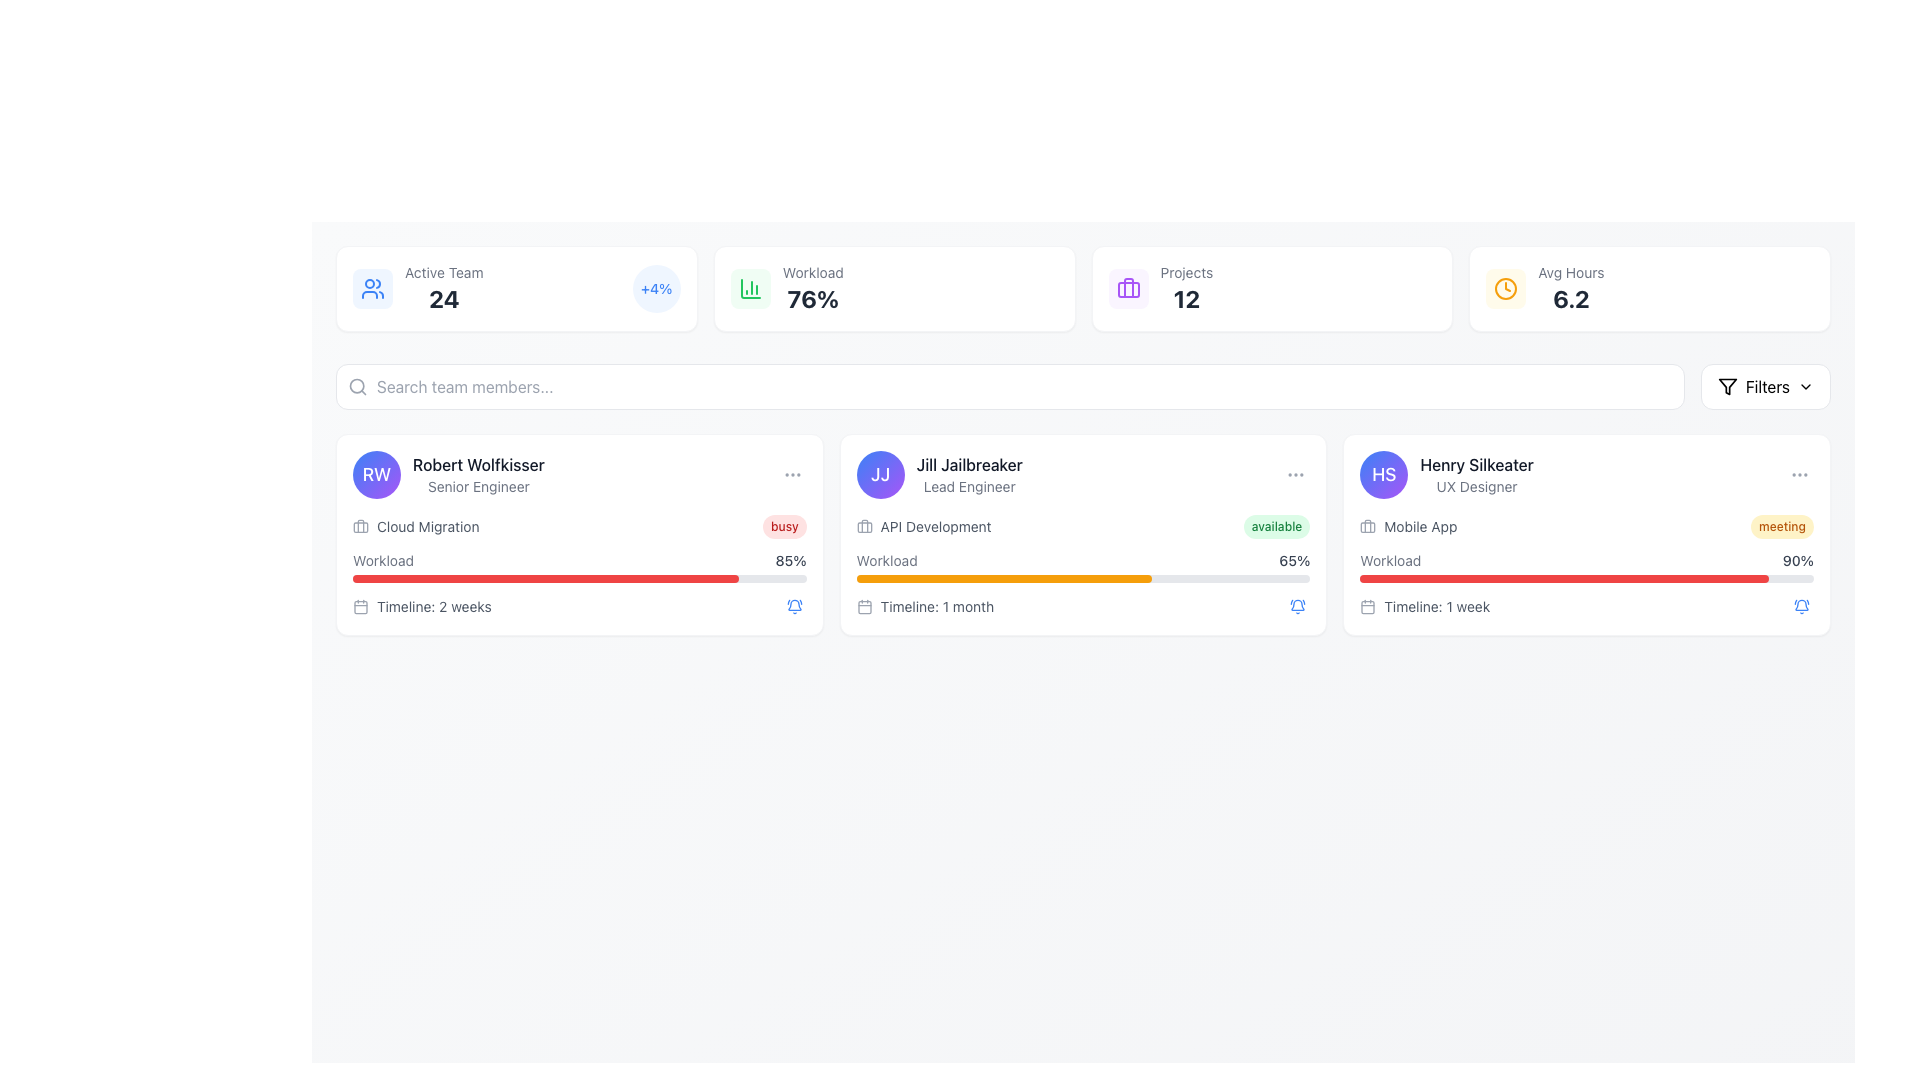 The width and height of the screenshot is (1920, 1080). Describe the element at coordinates (1128, 289) in the screenshot. I see `the briefcase-shaped icon with a purple outline located in the top-left area of the 'Active Team' statistics card` at that location.